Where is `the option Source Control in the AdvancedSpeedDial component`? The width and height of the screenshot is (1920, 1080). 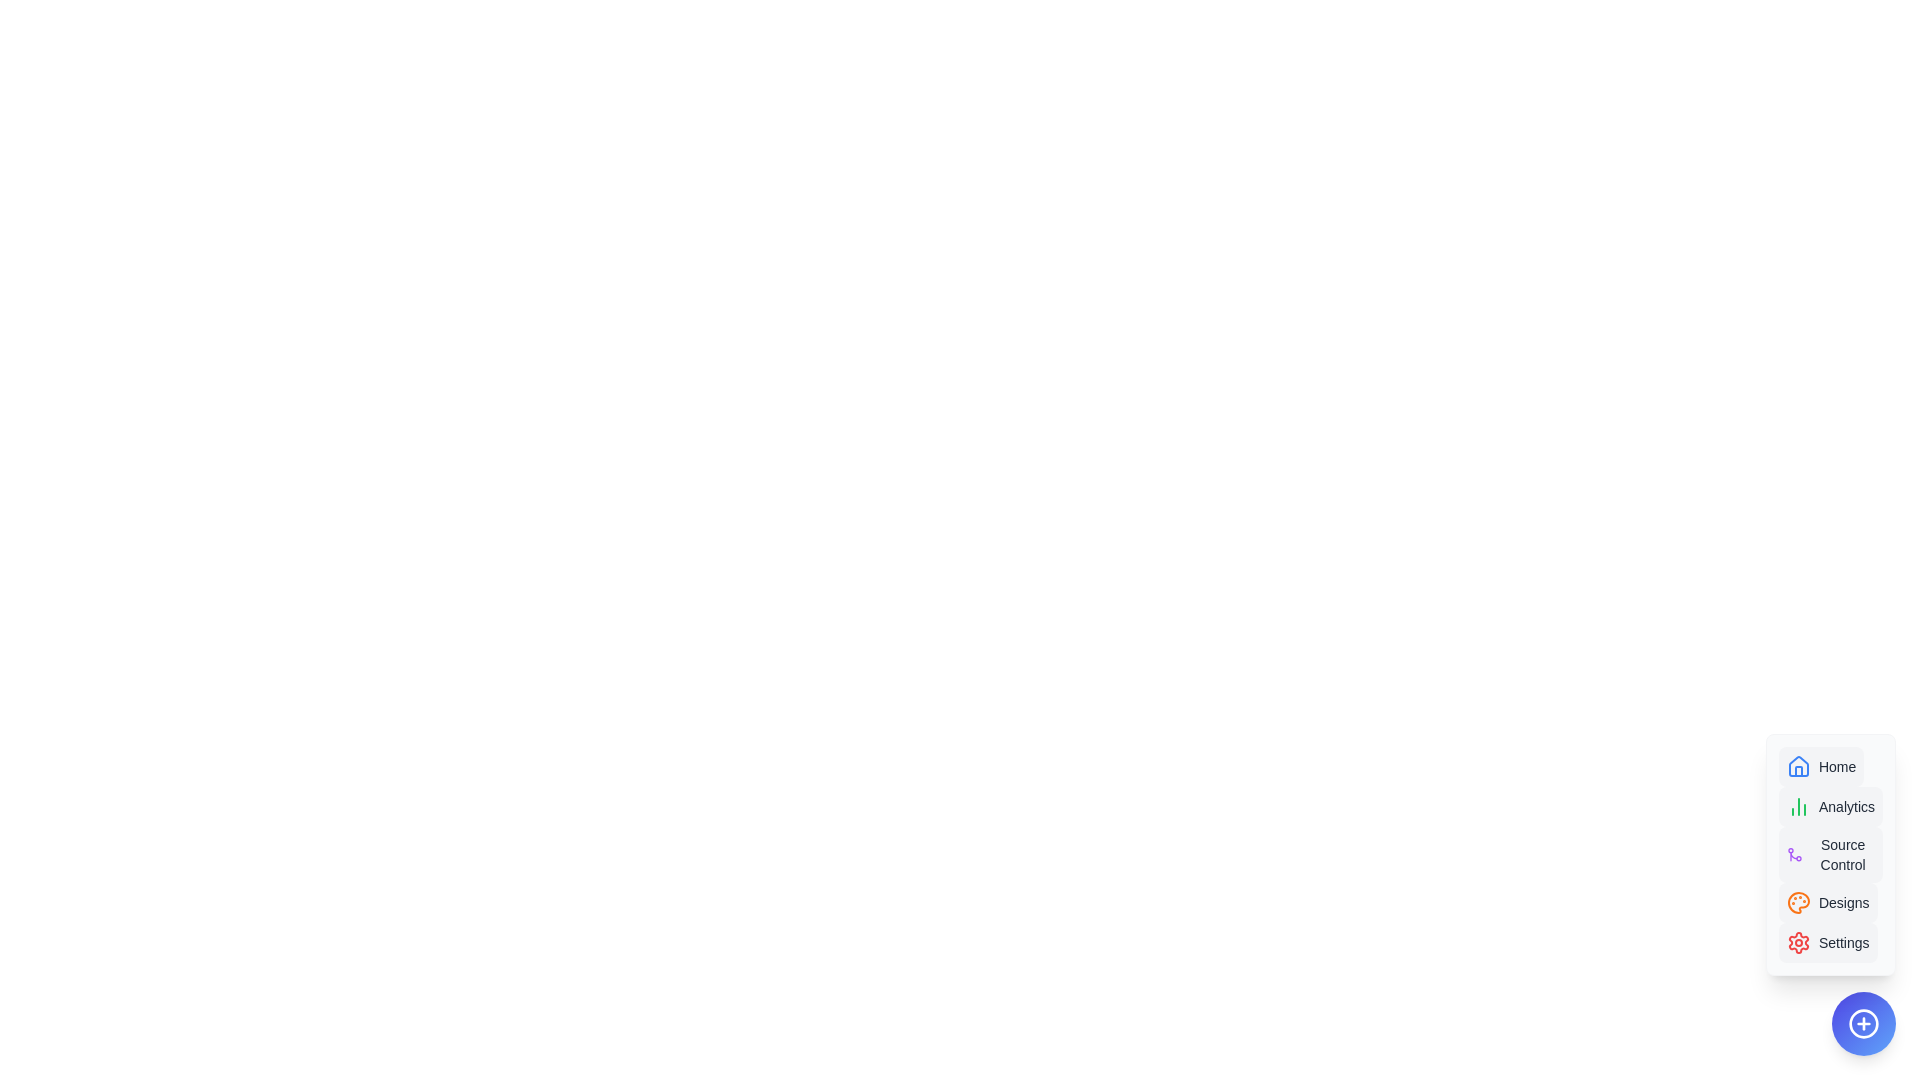
the option Source Control in the AdvancedSpeedDial component is located at coordinates (1830, 855).